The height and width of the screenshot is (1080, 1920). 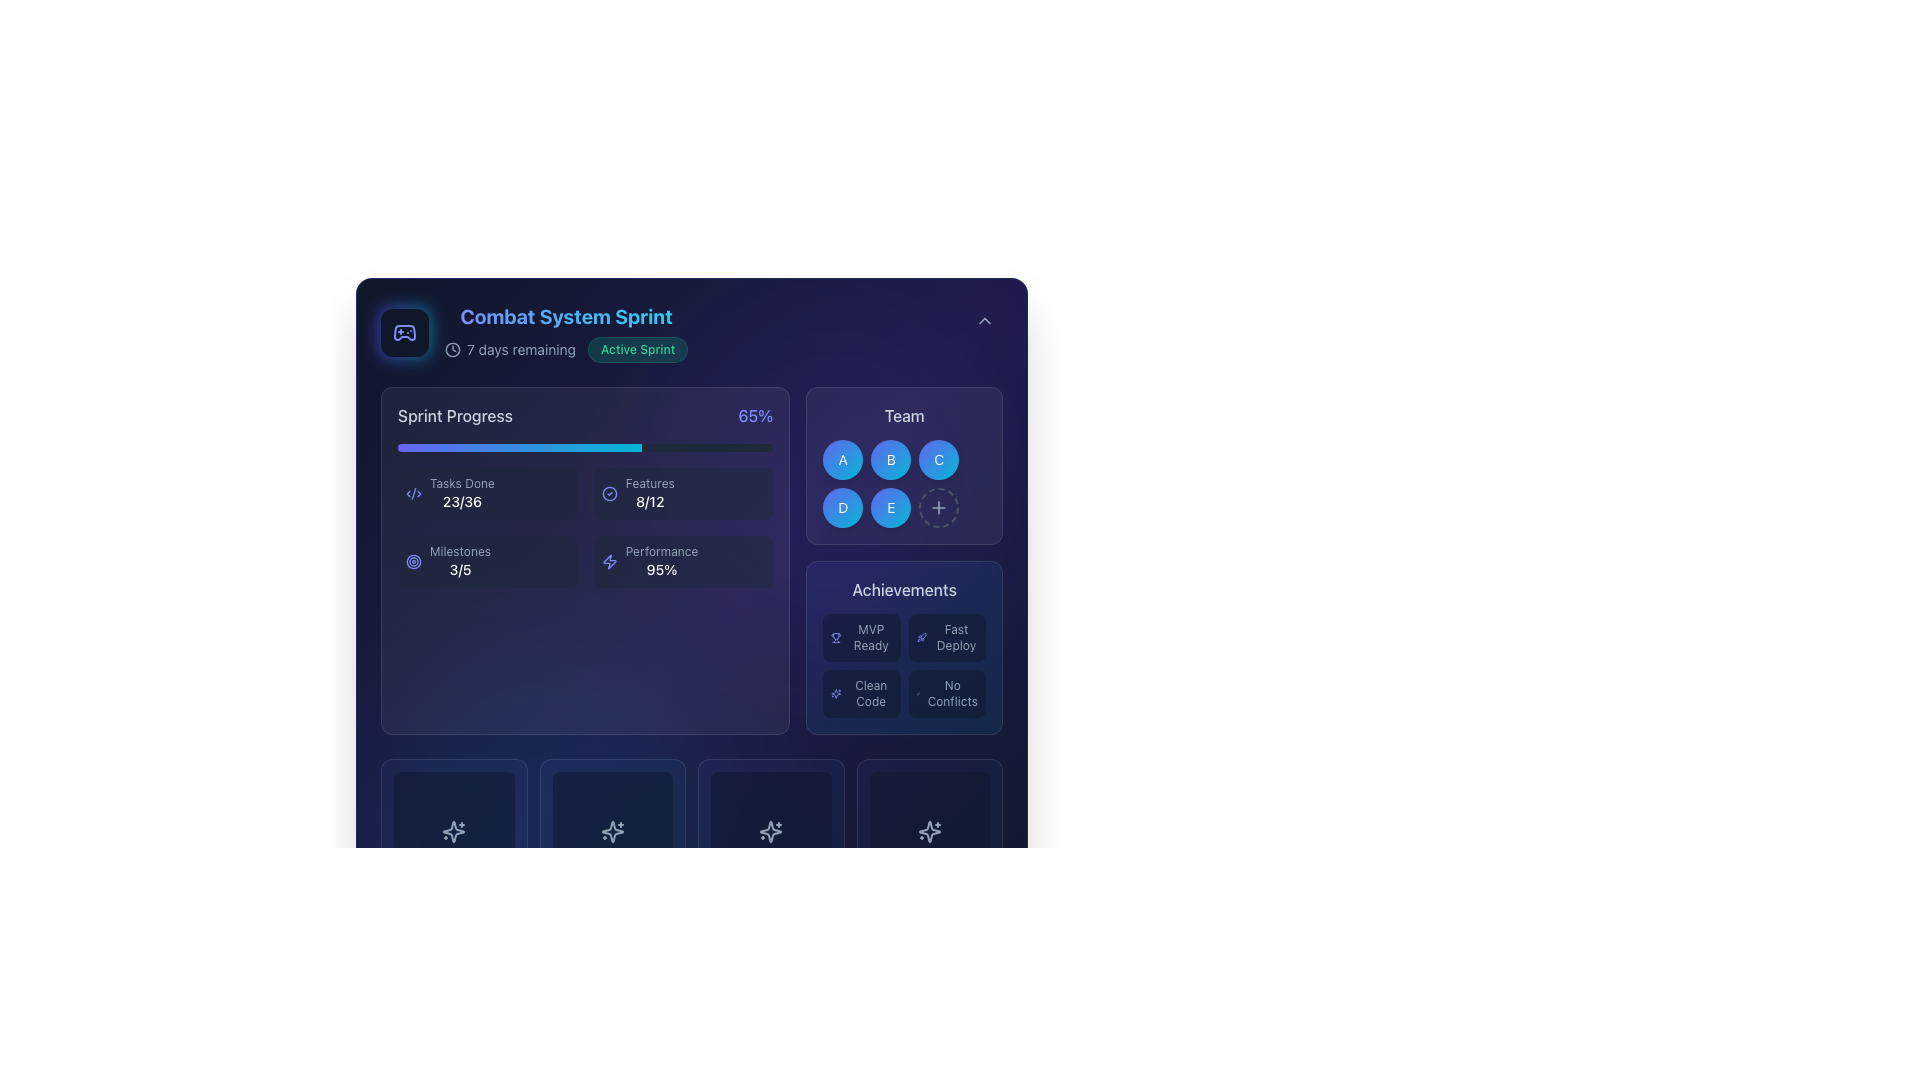 I want to click on the square-shaped button with a dark background and a sparkles icon in the center, so click(x=770, y=832).